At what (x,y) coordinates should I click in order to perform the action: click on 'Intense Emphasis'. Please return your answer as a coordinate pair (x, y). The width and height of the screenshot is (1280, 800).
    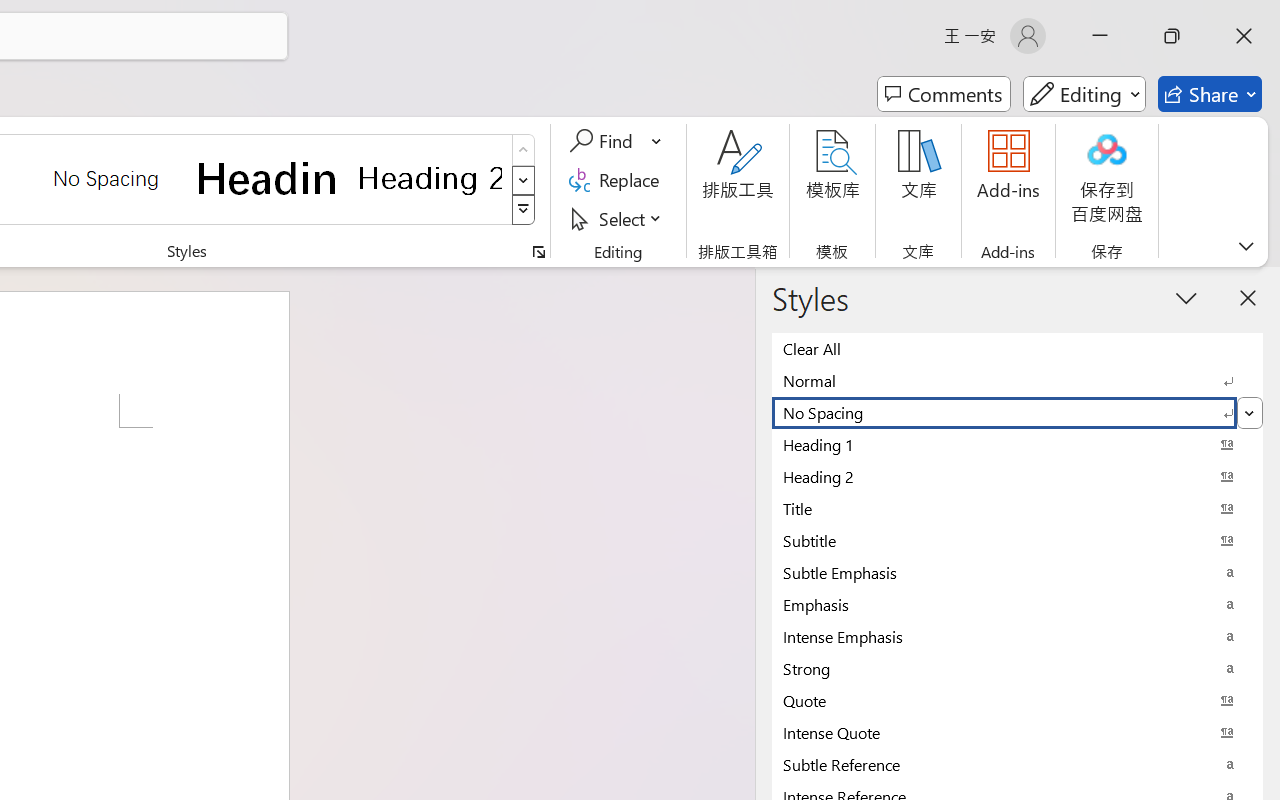
    Looking at the image, I should click on (1017, 635).